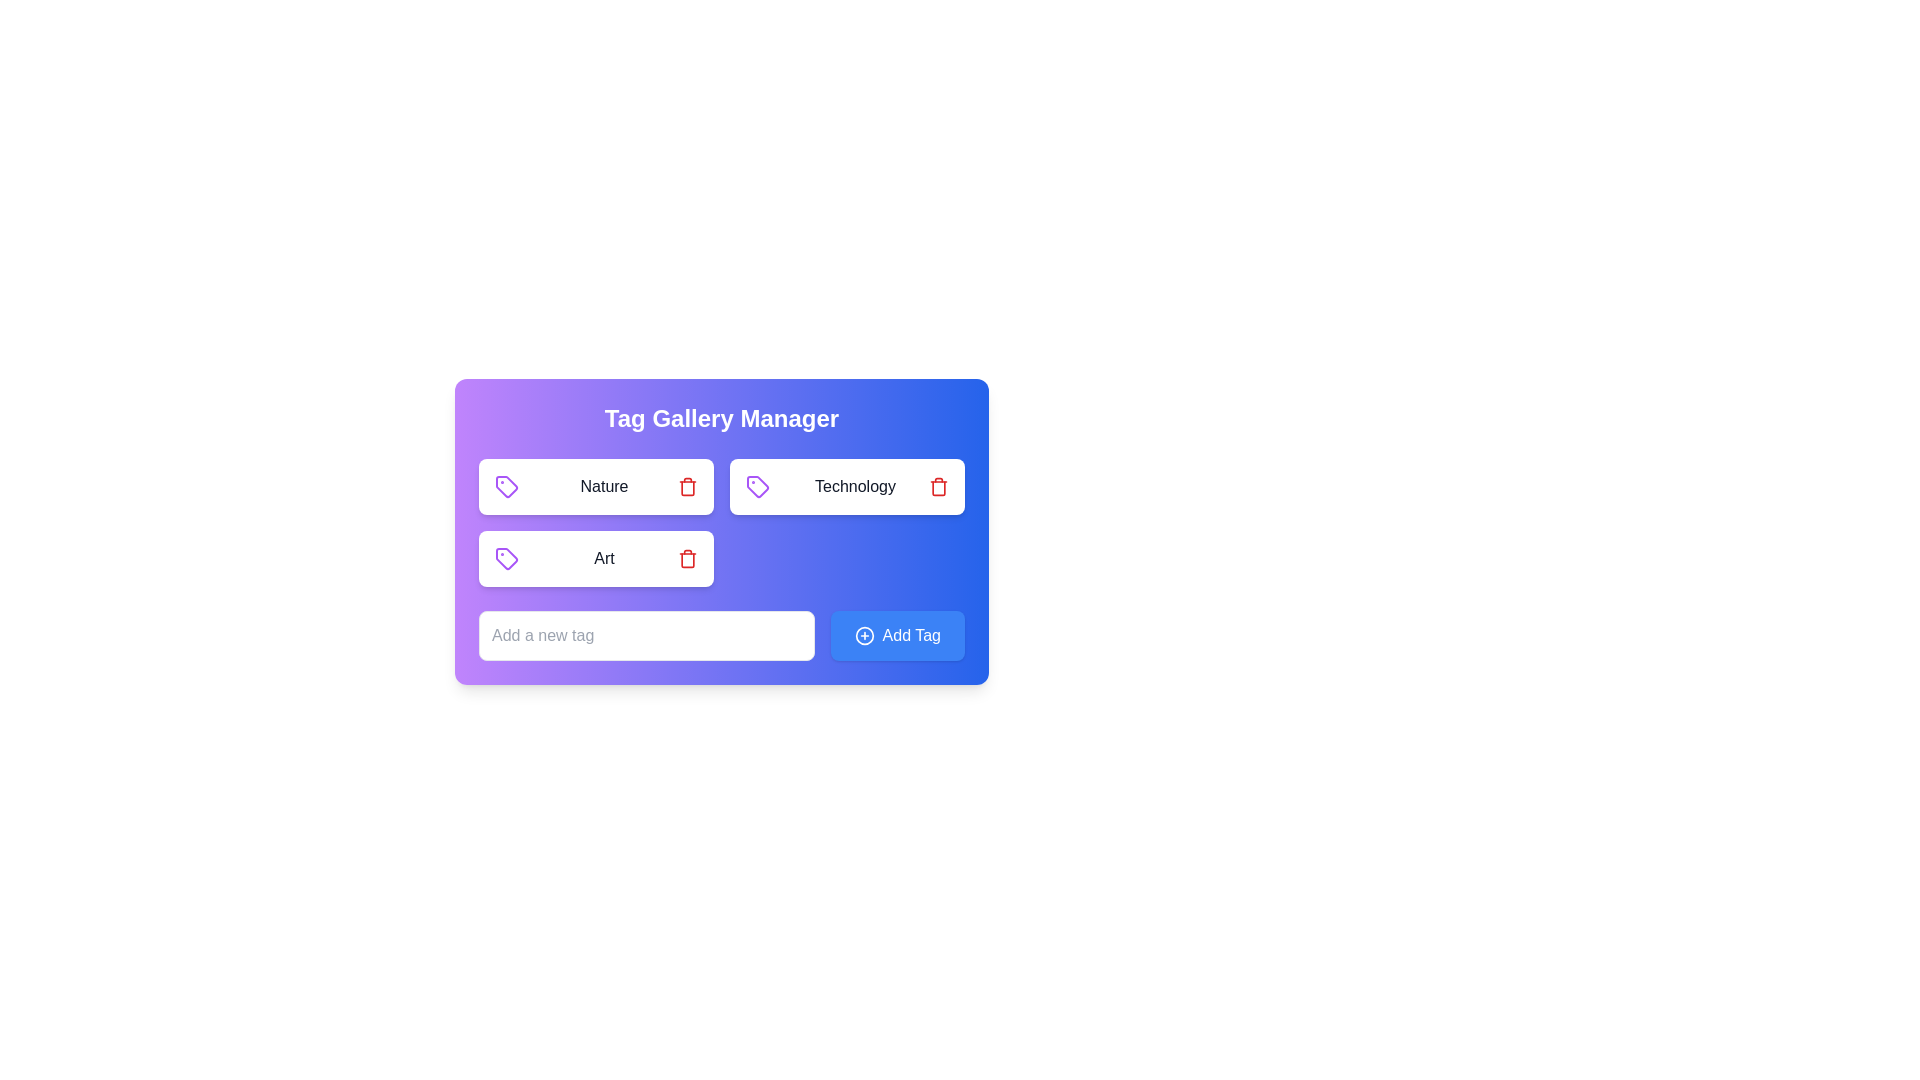  Describe the element at coordinates (756, 486) in the screenshot. I see `the tag icon that represents the label or tag associated with the 'Technology' text located in the top-right corner of the box containing tags` at that location.